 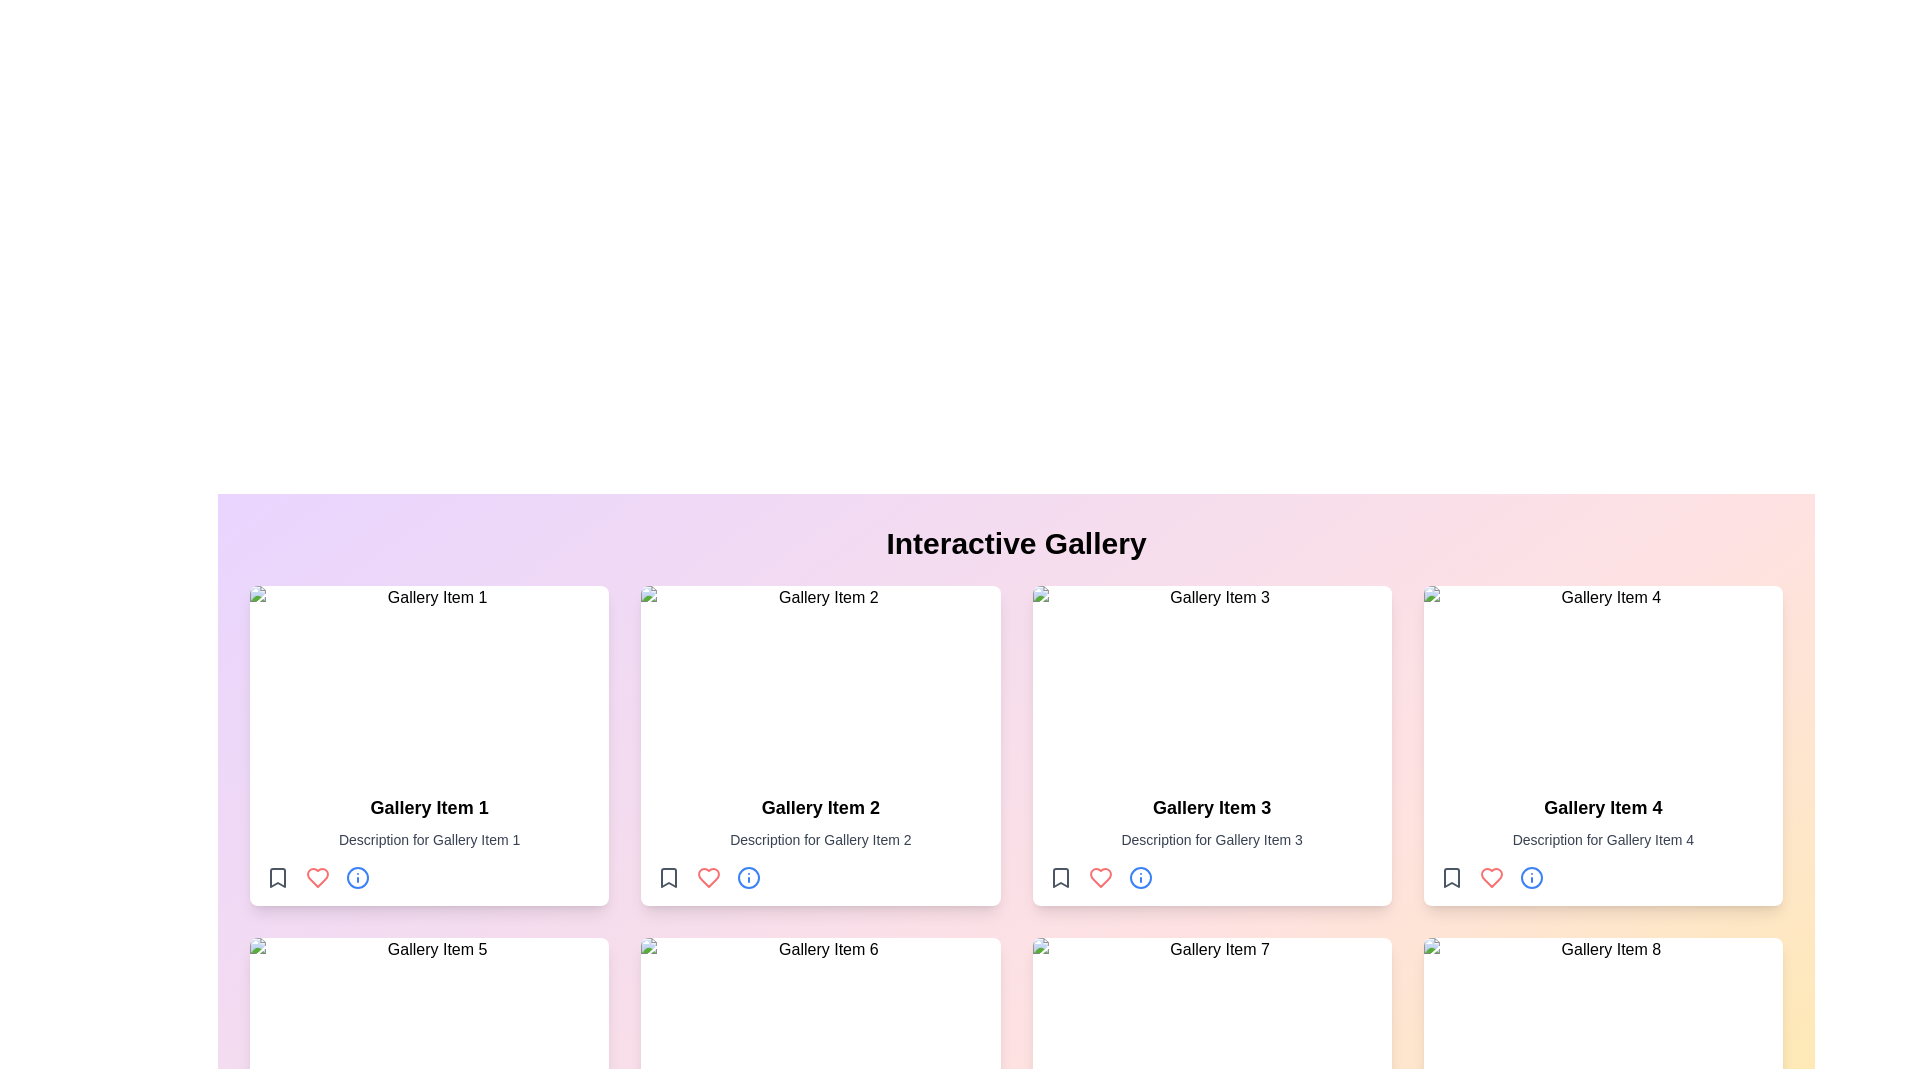 What do you see at coordinates (820, 841) in the screenshot?
I see `the text block displaying details for 'Gallery Item 2'` at bounding box center [820, 841].